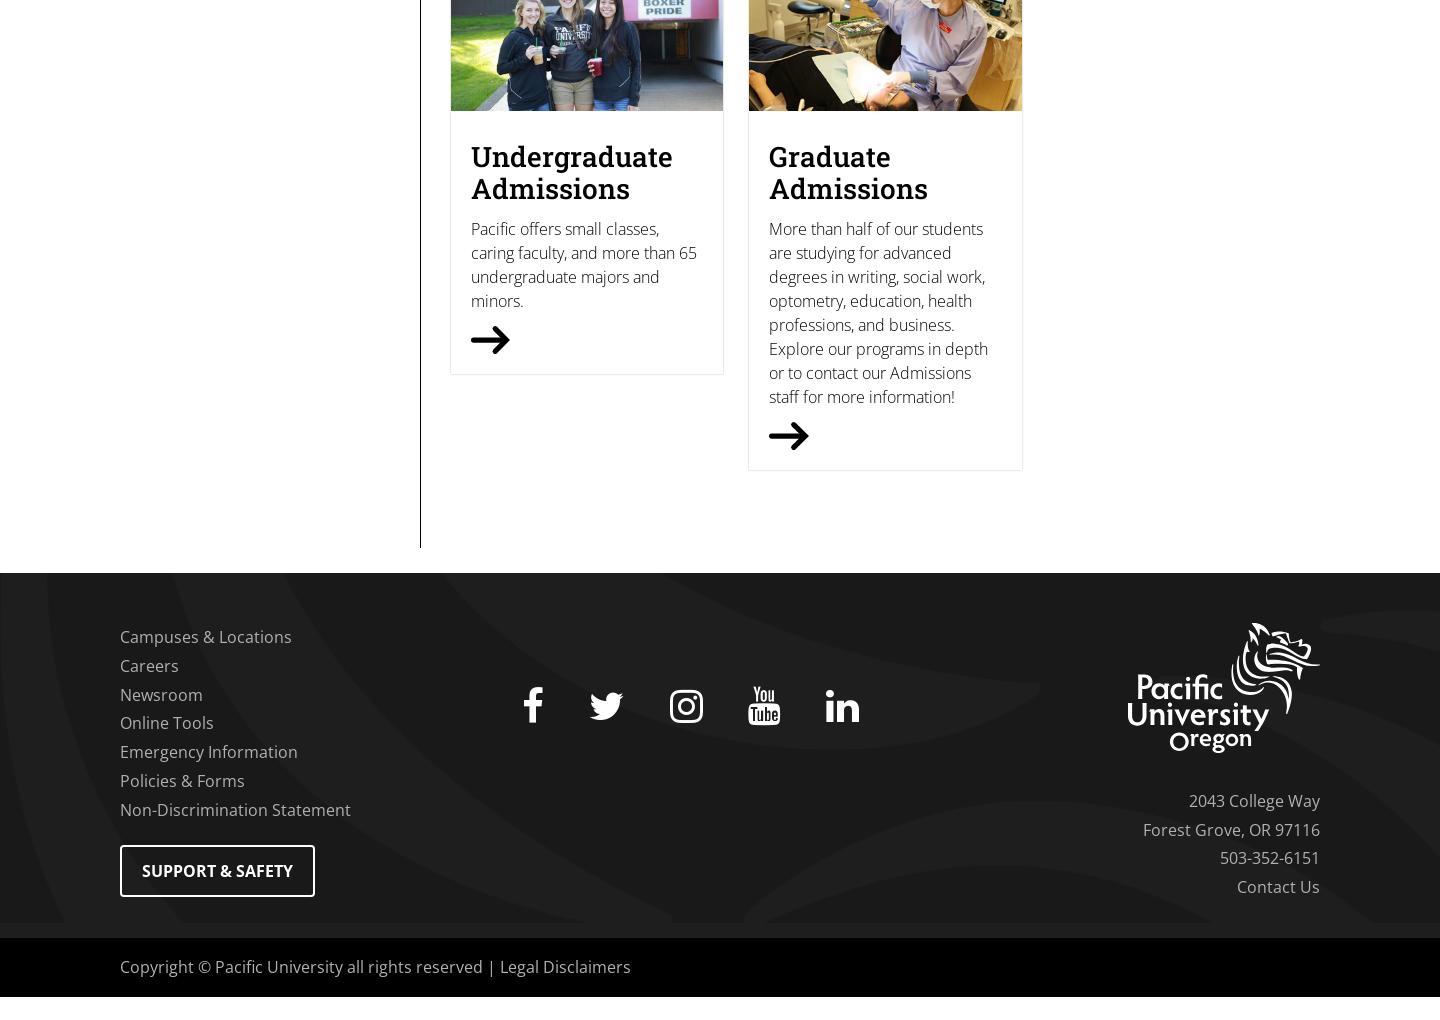 Image resolution: width=1440 pixels, height=1020 pixels. What do you see at coordinates (847, 171) in the screenshot?
I see `'Graduate Admissions'` at bounding box center [847, 171].